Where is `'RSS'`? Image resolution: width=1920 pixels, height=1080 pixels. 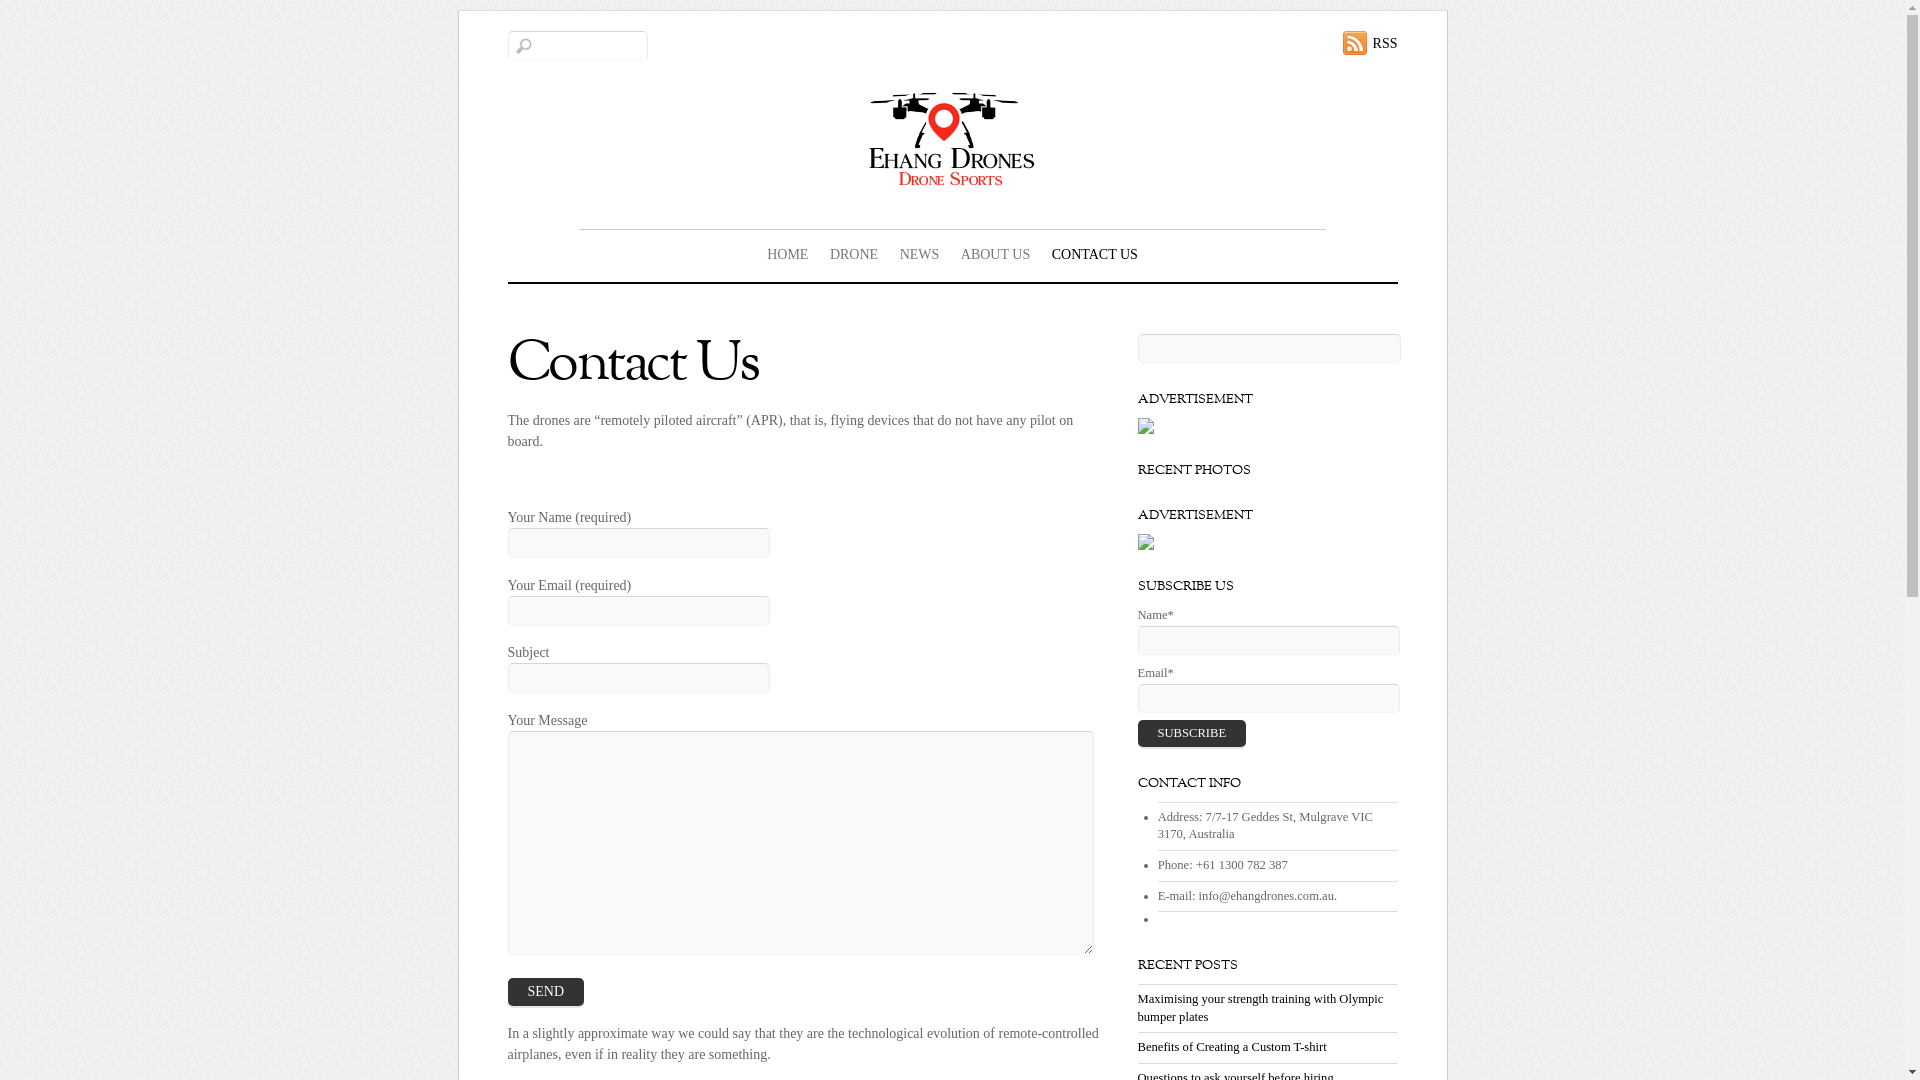
'RSS' is located at coordinates (1343, 42).